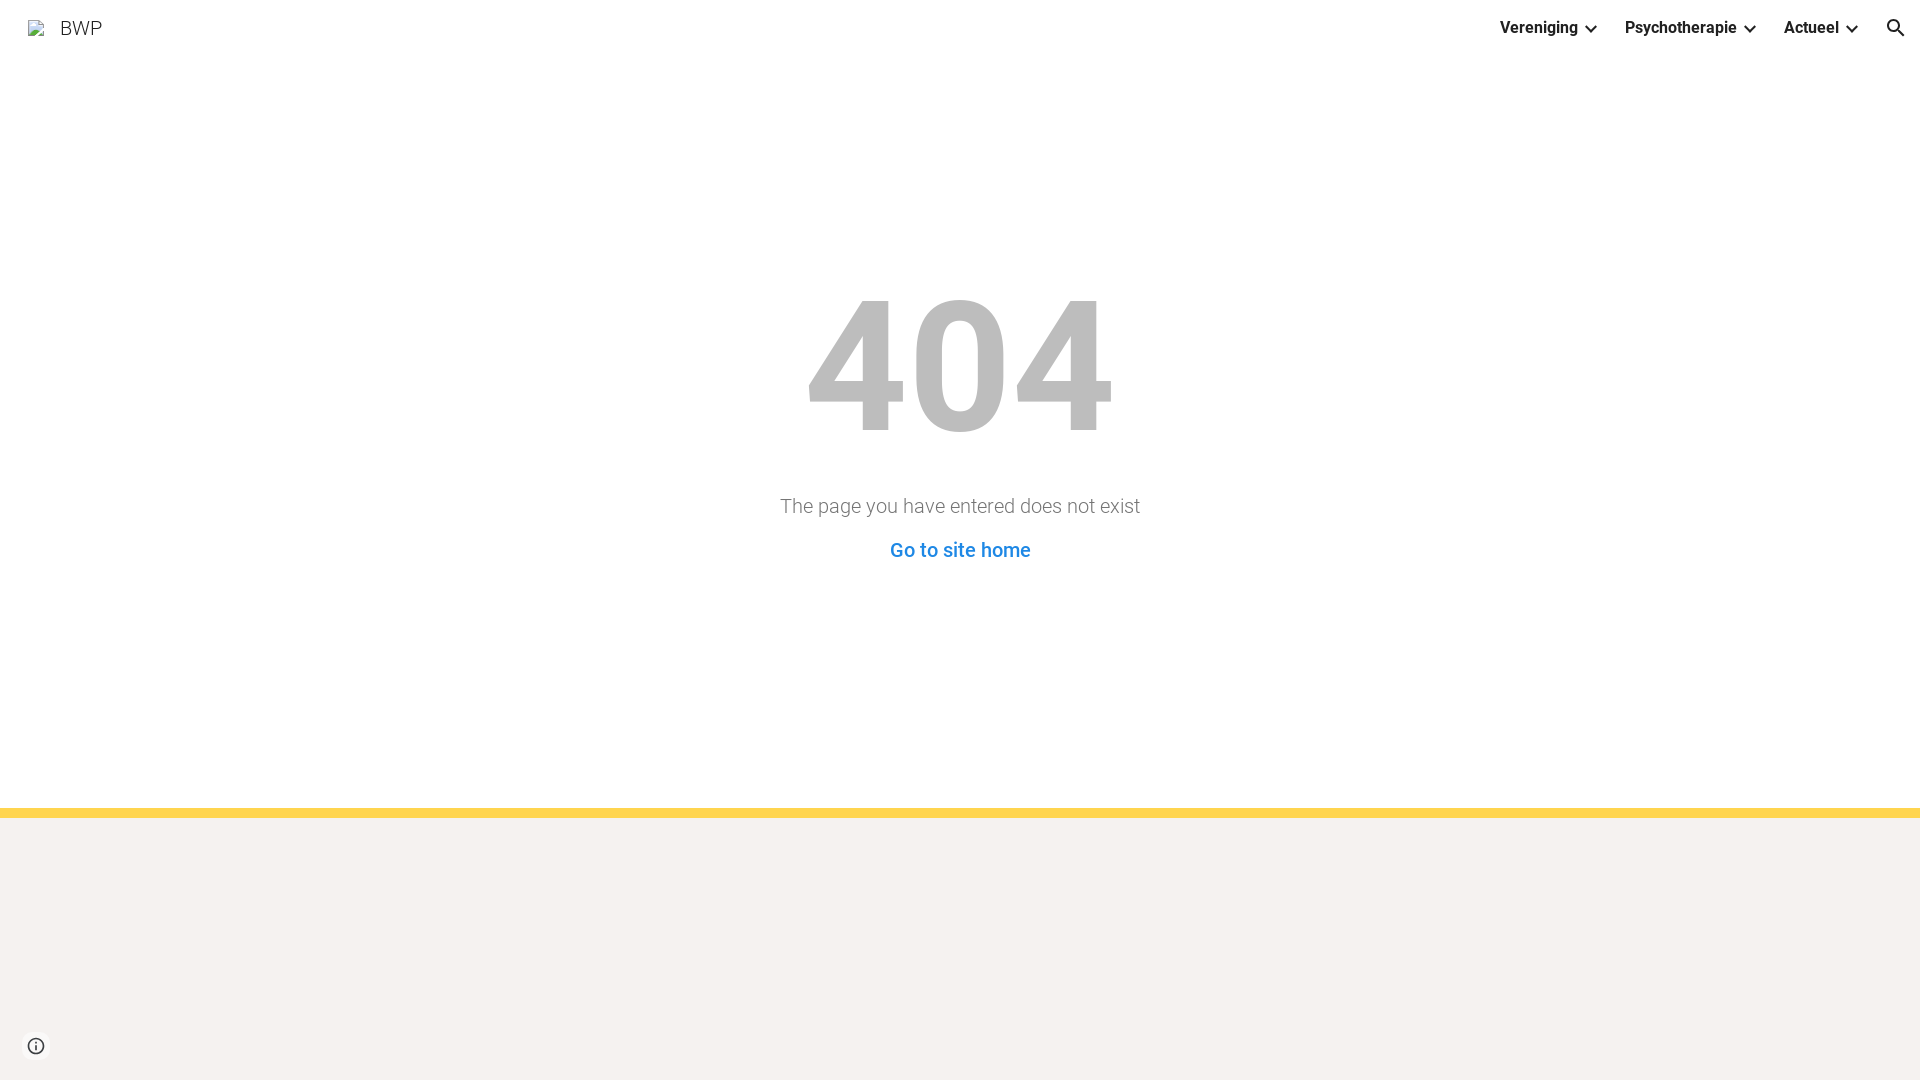 Image resolution: width=1920 pixels, height=1080 pixels. Describe the element at coordinates (1680, 27) in the screenshot. I see `'Psychotherapie'` at that location.